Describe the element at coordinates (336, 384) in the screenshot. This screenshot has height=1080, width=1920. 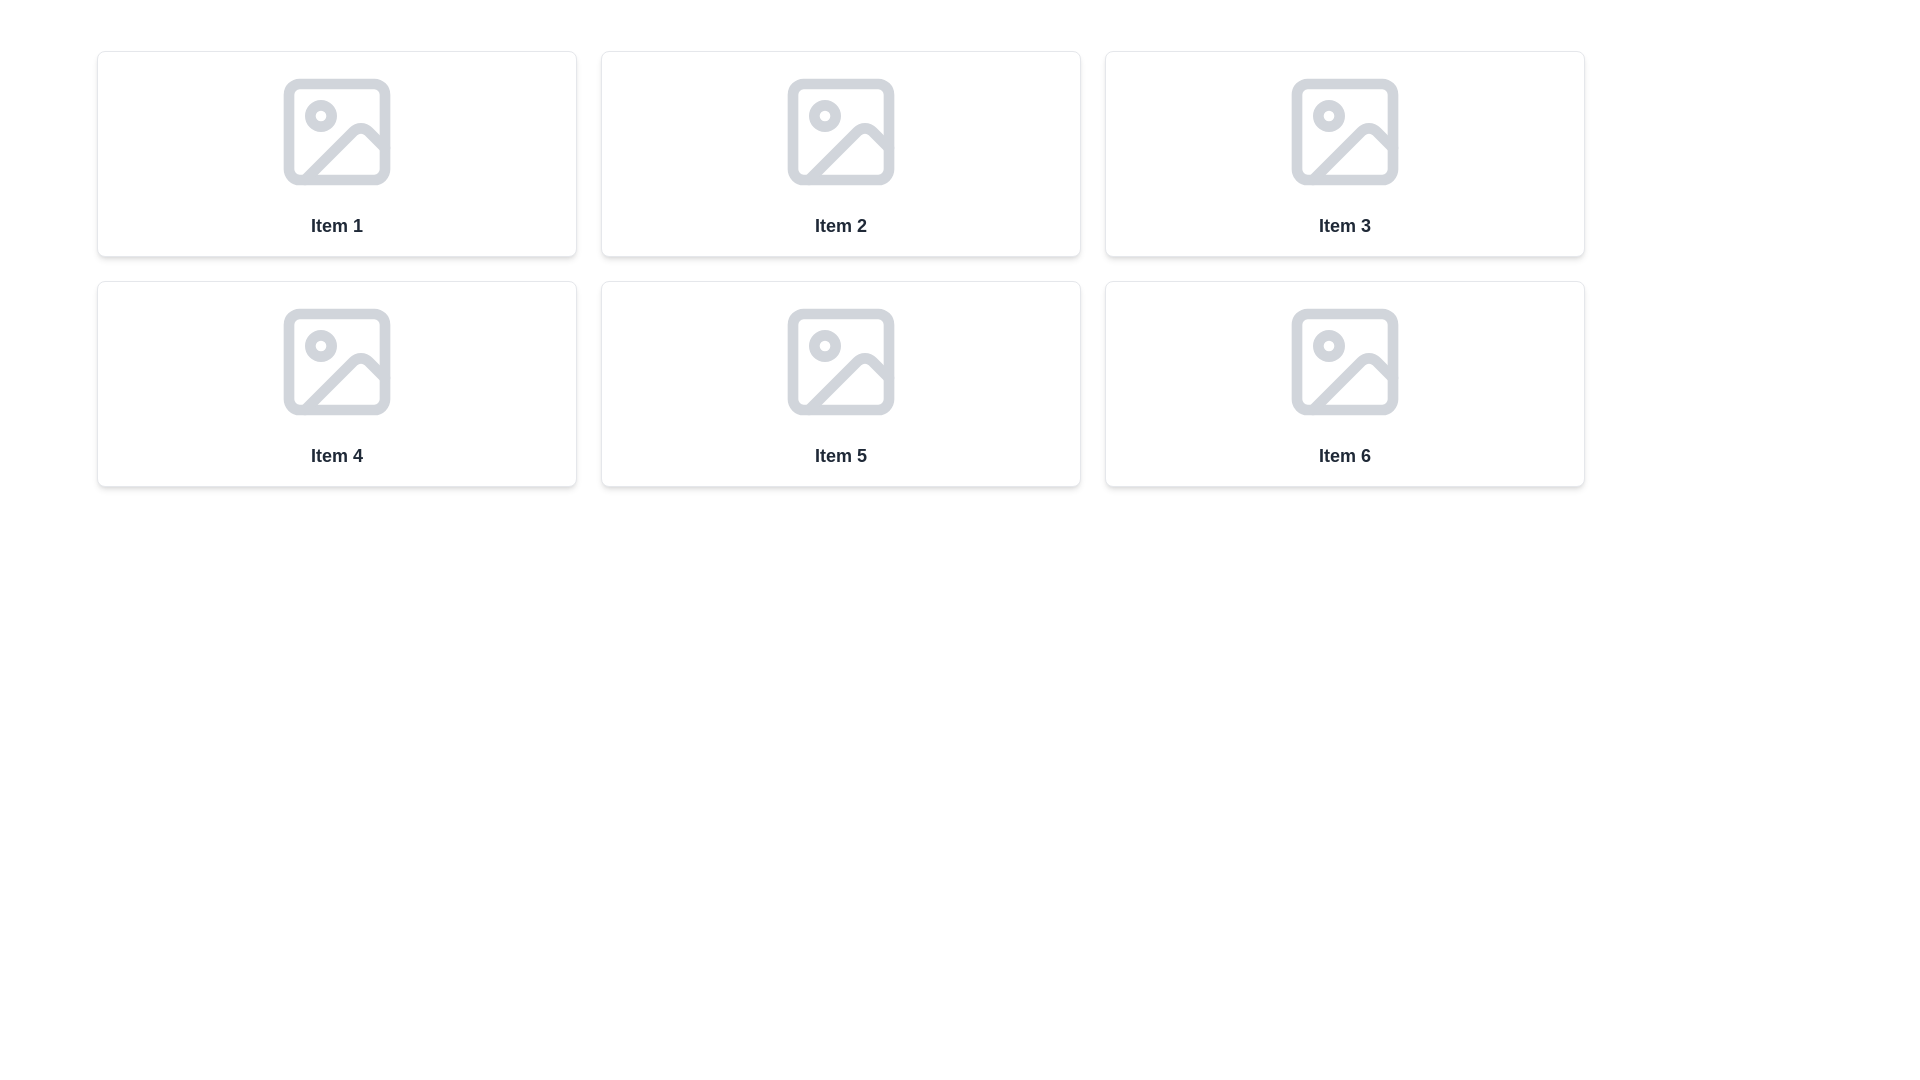
I see `the Item card representing 'Item 4', located in the bottom-left corner of the grid layout` at that location.